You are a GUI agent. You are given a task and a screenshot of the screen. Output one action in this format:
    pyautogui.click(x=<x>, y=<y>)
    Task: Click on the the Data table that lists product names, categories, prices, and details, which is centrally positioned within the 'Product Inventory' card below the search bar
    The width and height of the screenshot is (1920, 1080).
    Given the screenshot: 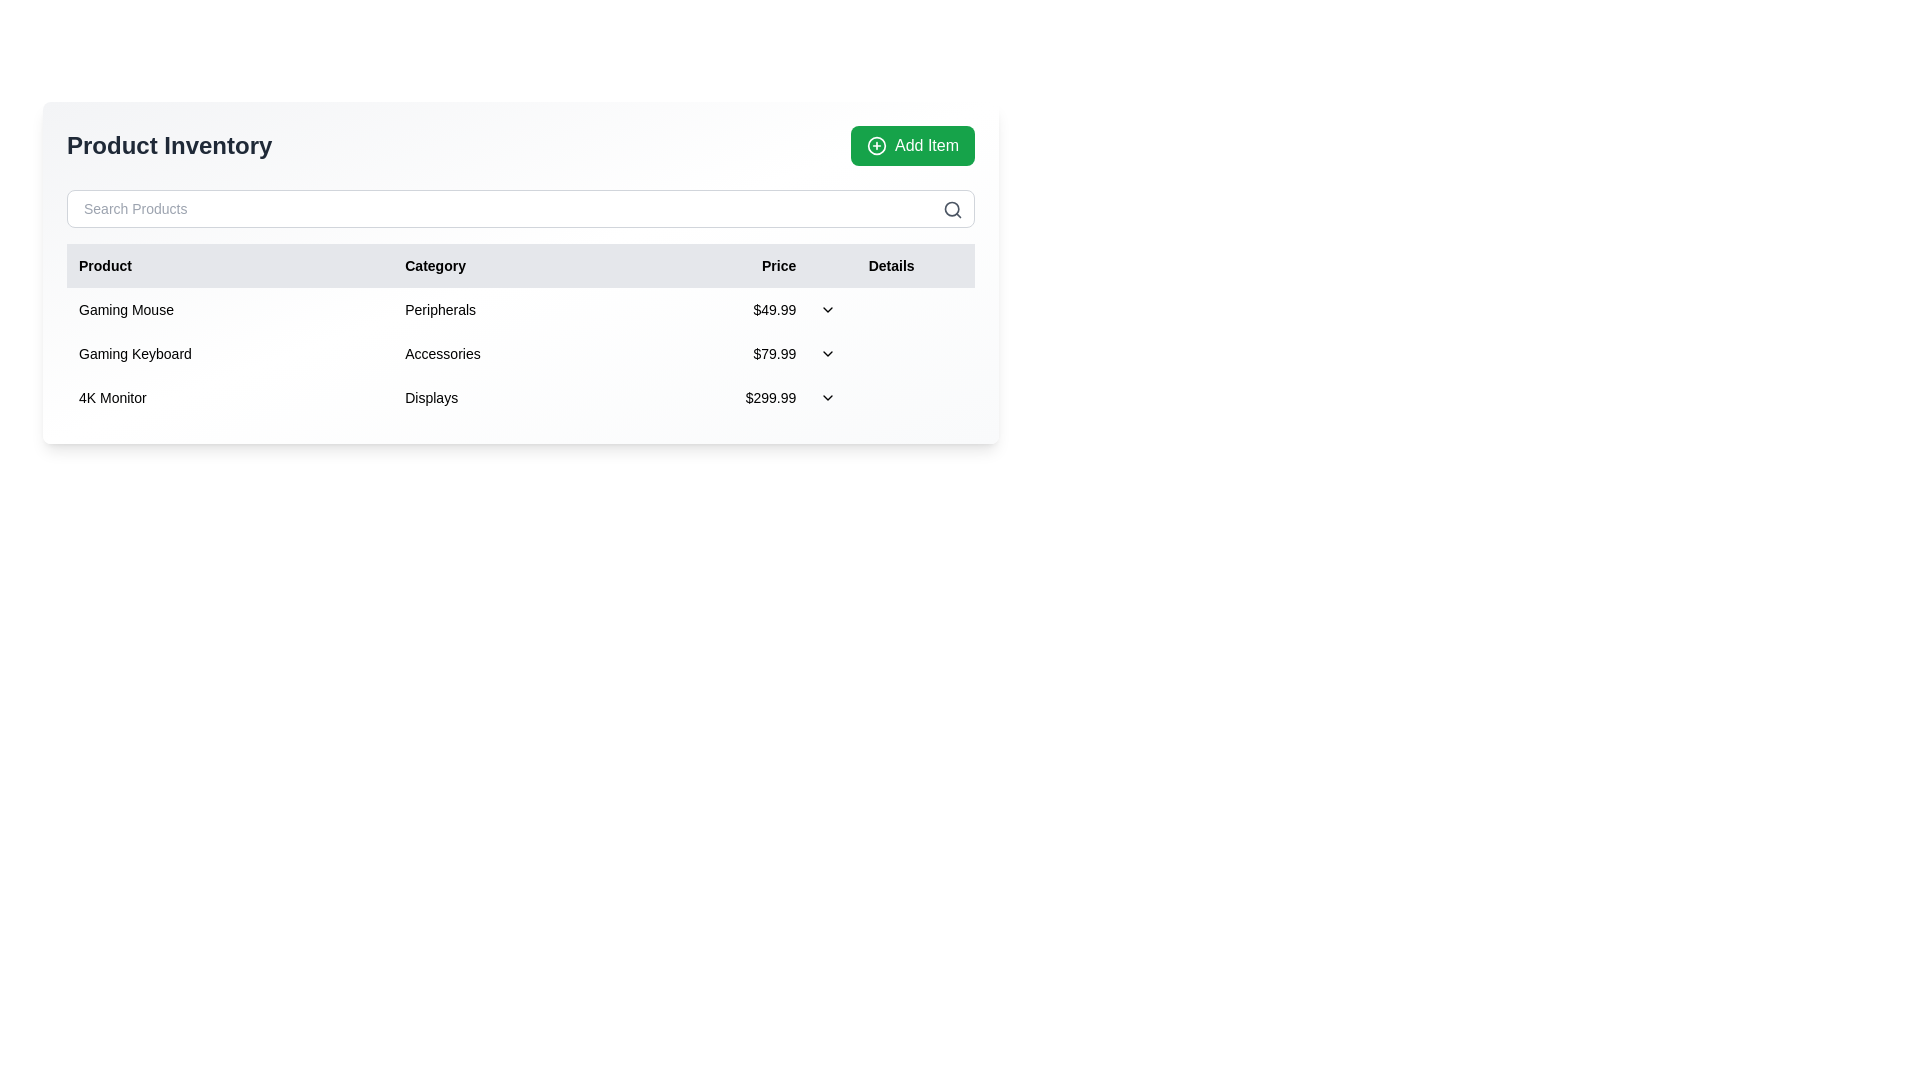 What is the action you would take?
    pyautogui.click(x=521, y=330)
    